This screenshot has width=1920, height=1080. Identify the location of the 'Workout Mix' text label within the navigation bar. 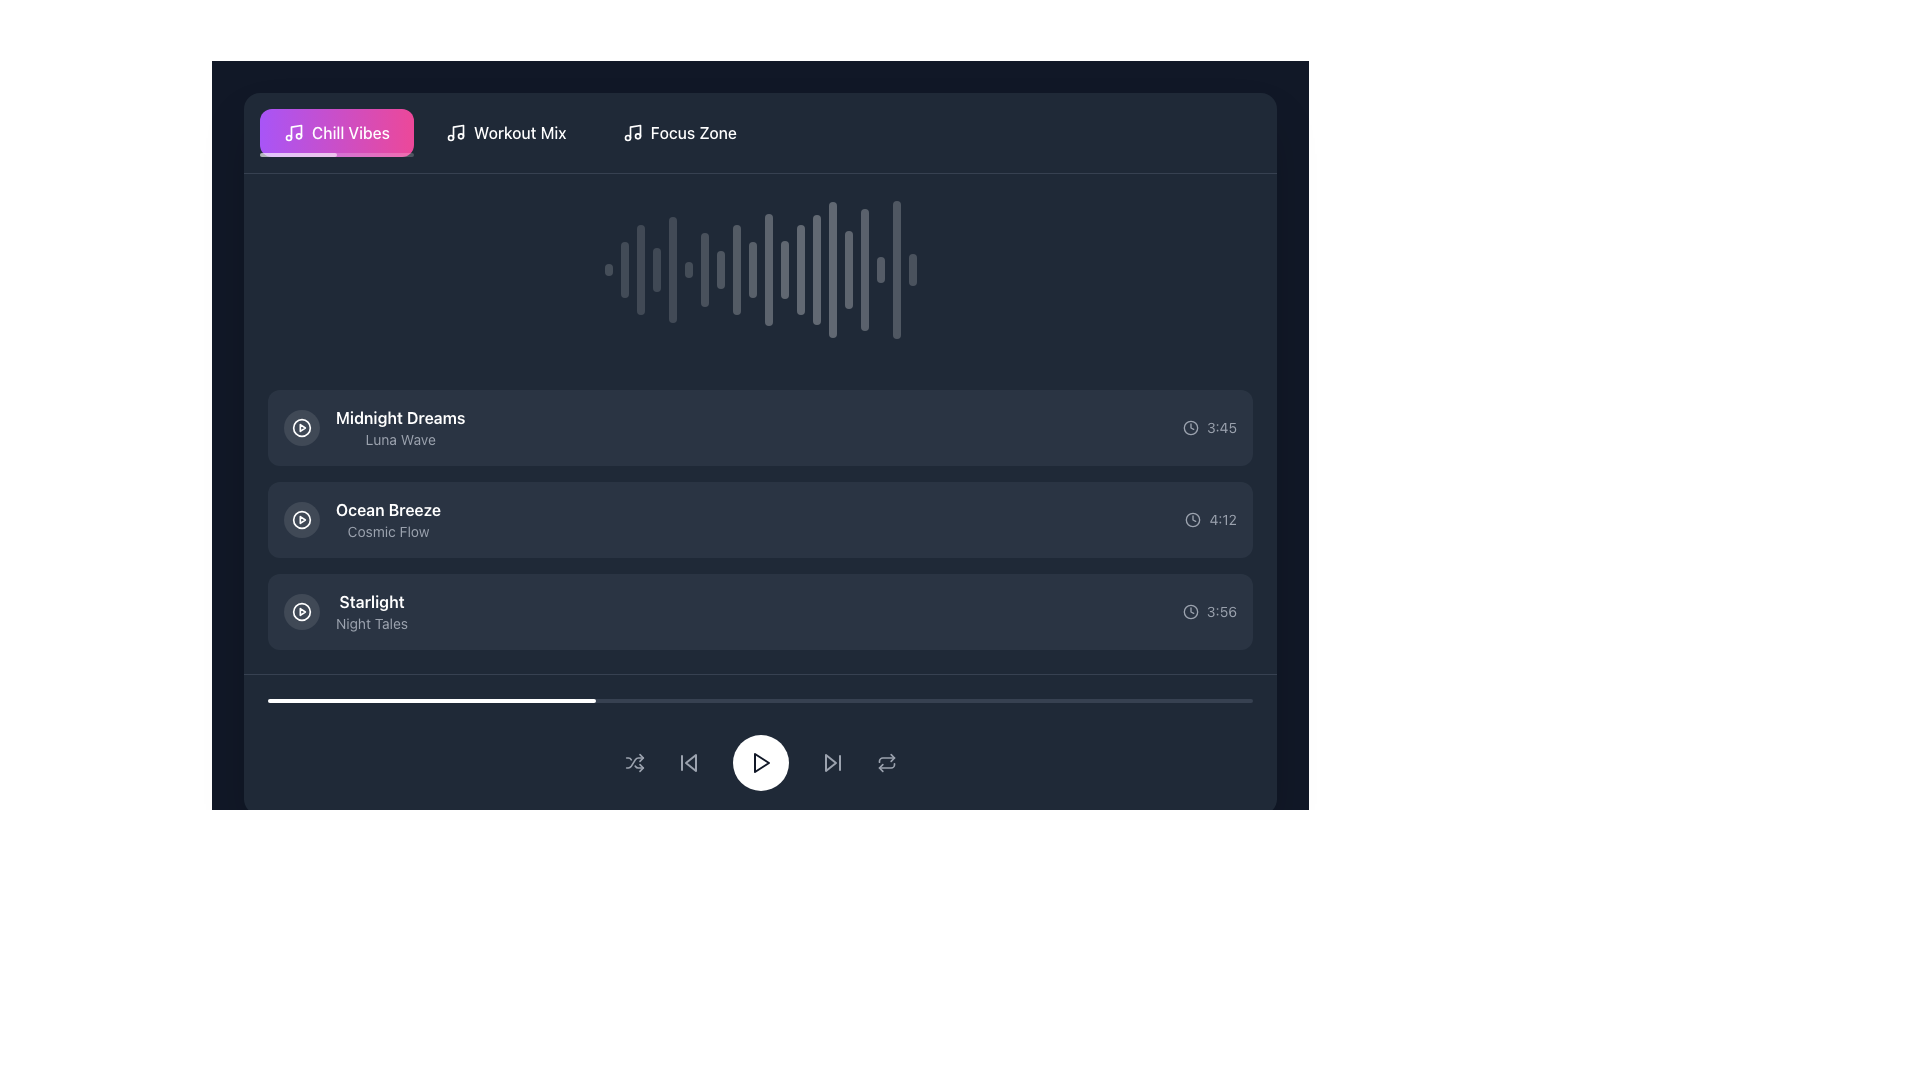
(520, 132).